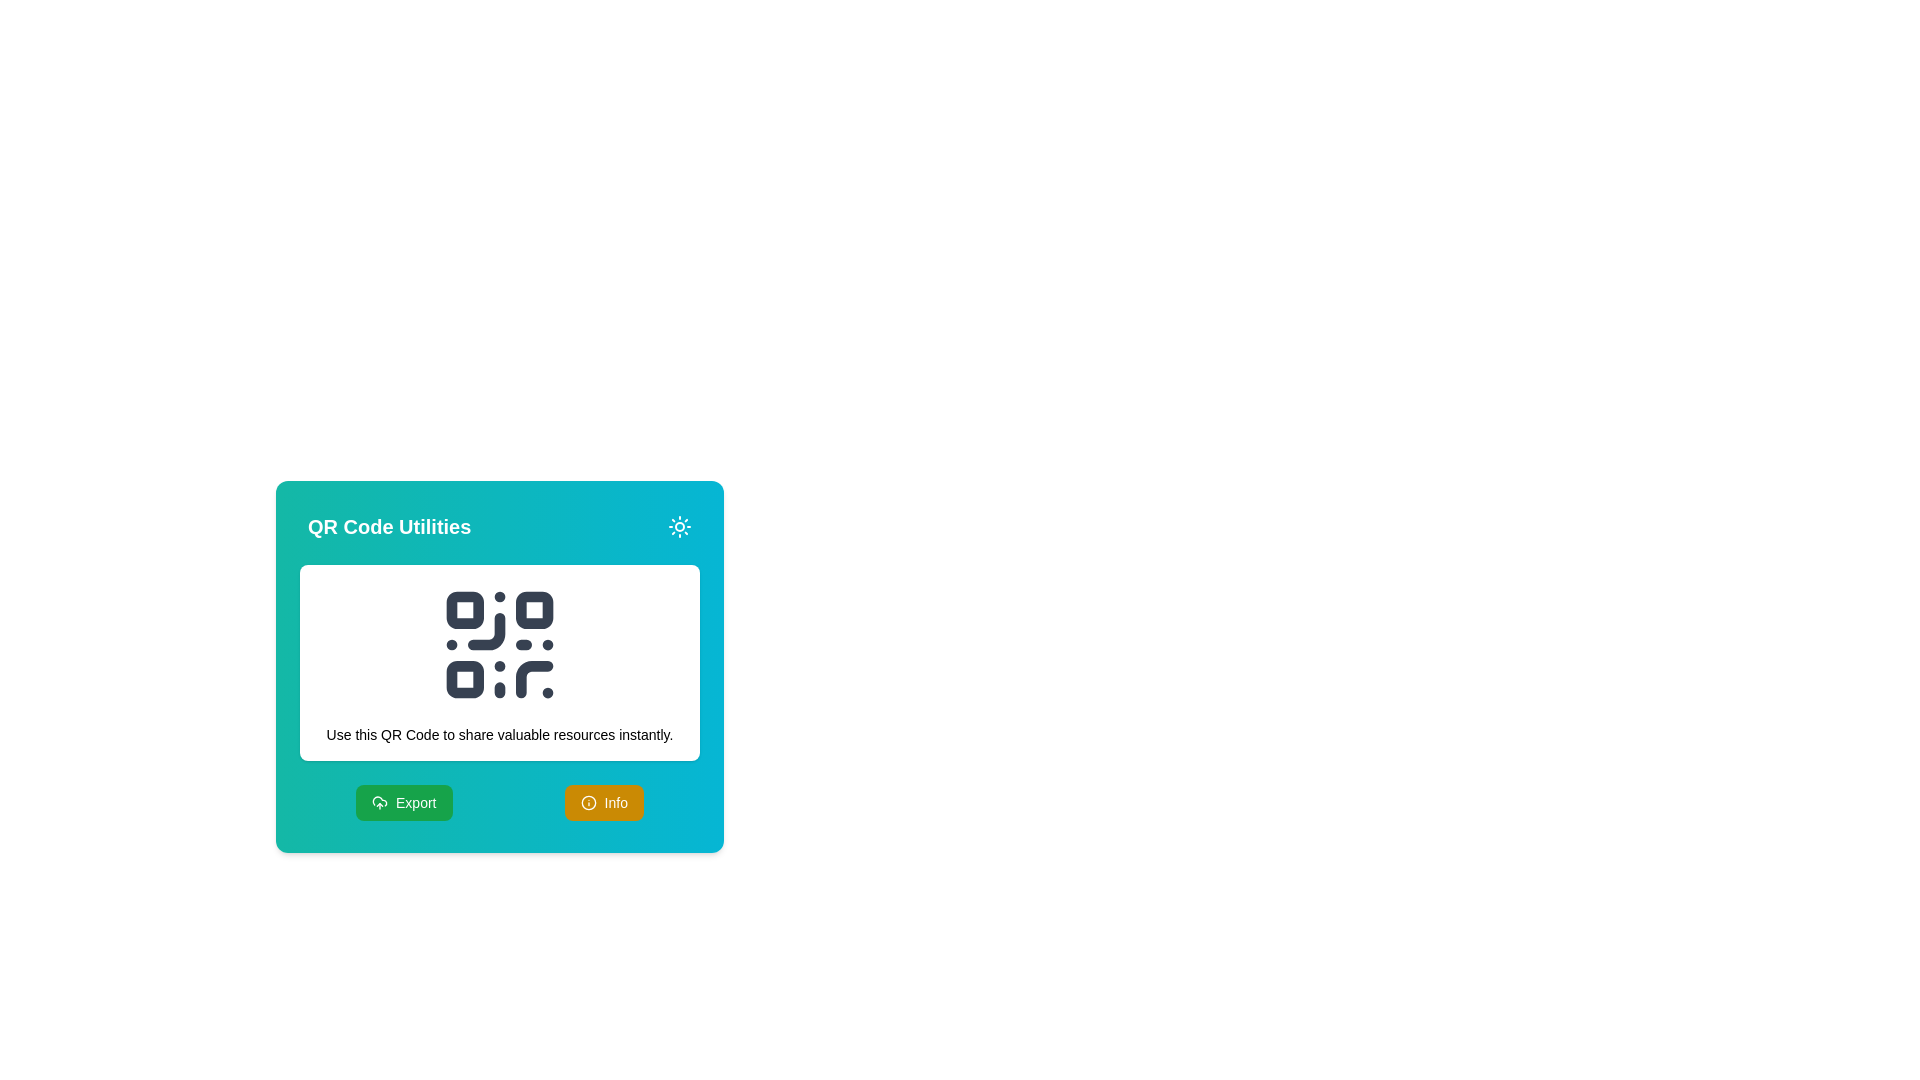  Describe the element at coordinates (603, 801) in the screenshot. I see `the additional information button located at the bottom-right of the 'QR Code Utilities' card interface` at that location.